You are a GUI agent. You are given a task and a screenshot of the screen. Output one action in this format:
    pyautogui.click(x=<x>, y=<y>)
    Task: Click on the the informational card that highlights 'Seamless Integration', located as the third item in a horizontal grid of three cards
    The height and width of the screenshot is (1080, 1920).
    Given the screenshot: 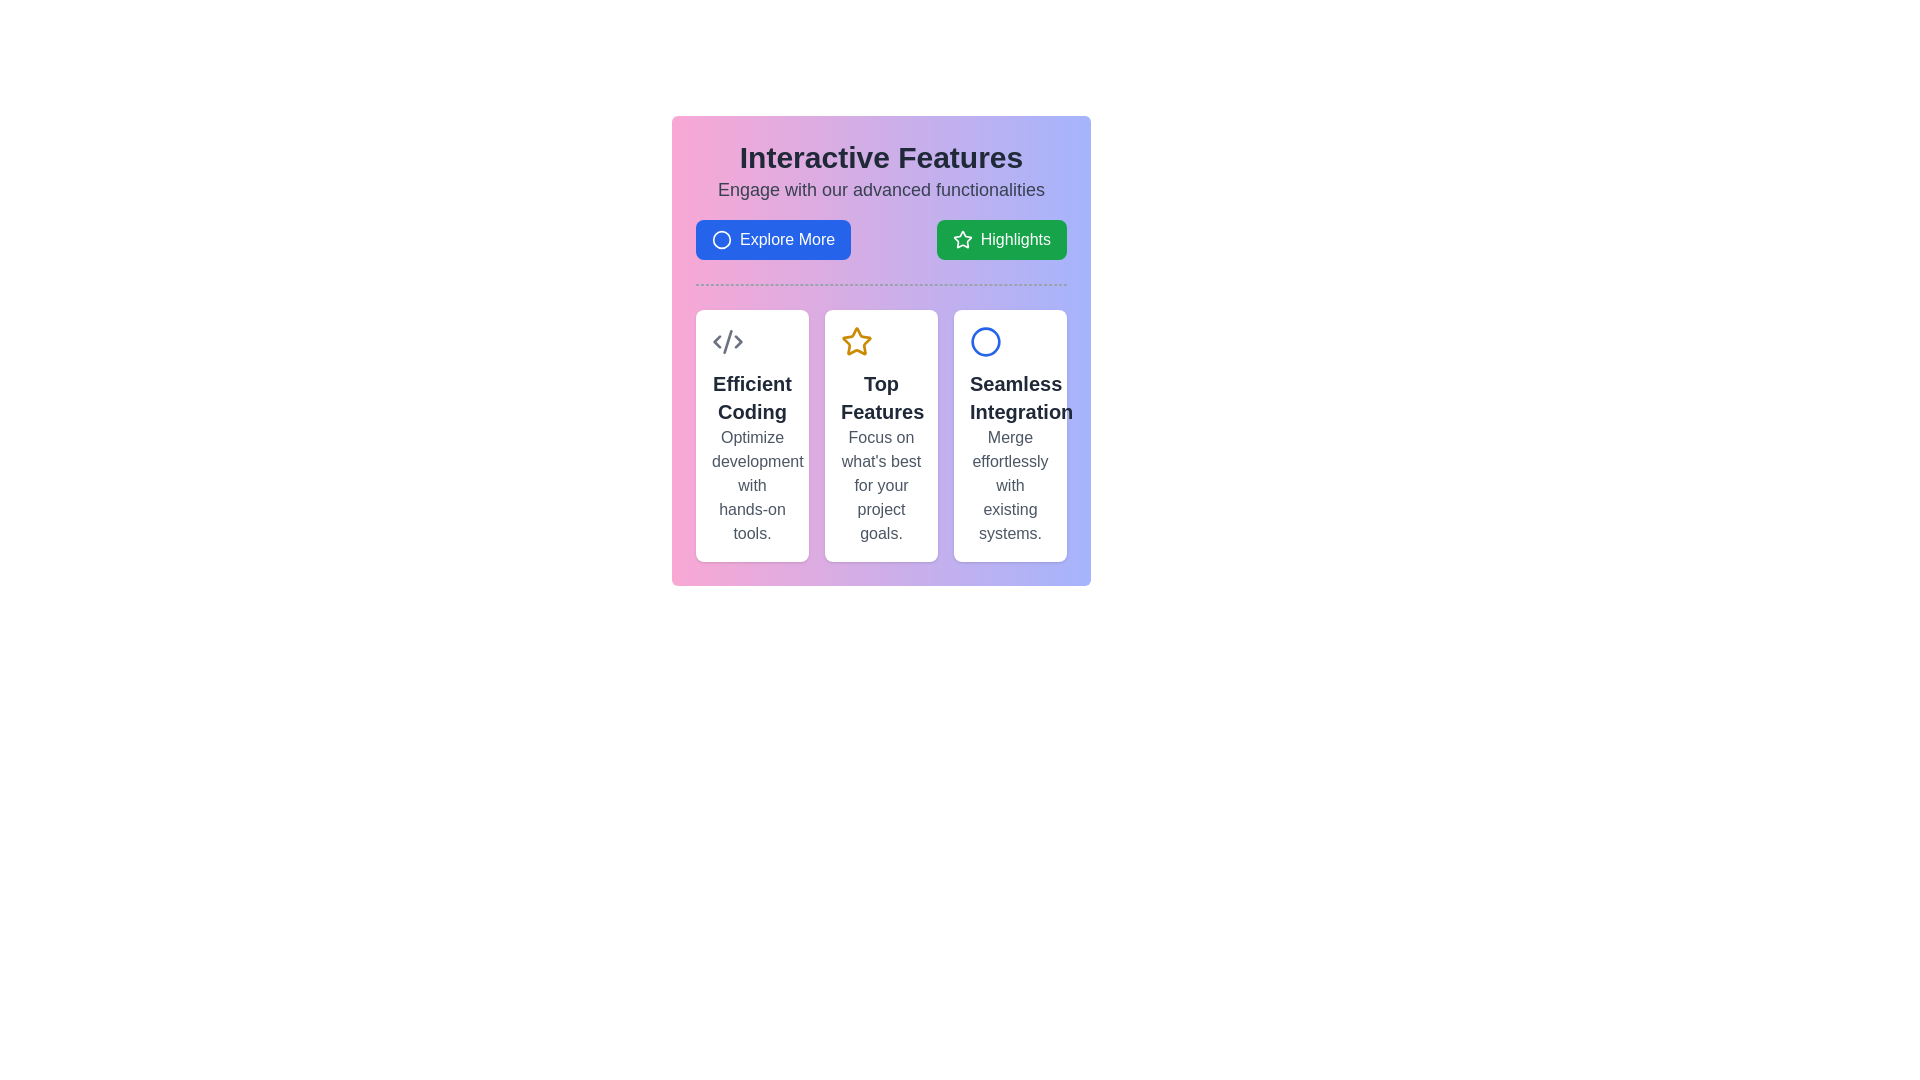 What is the action you would take?
    pyautogui.click(x=1010, y=434)
    